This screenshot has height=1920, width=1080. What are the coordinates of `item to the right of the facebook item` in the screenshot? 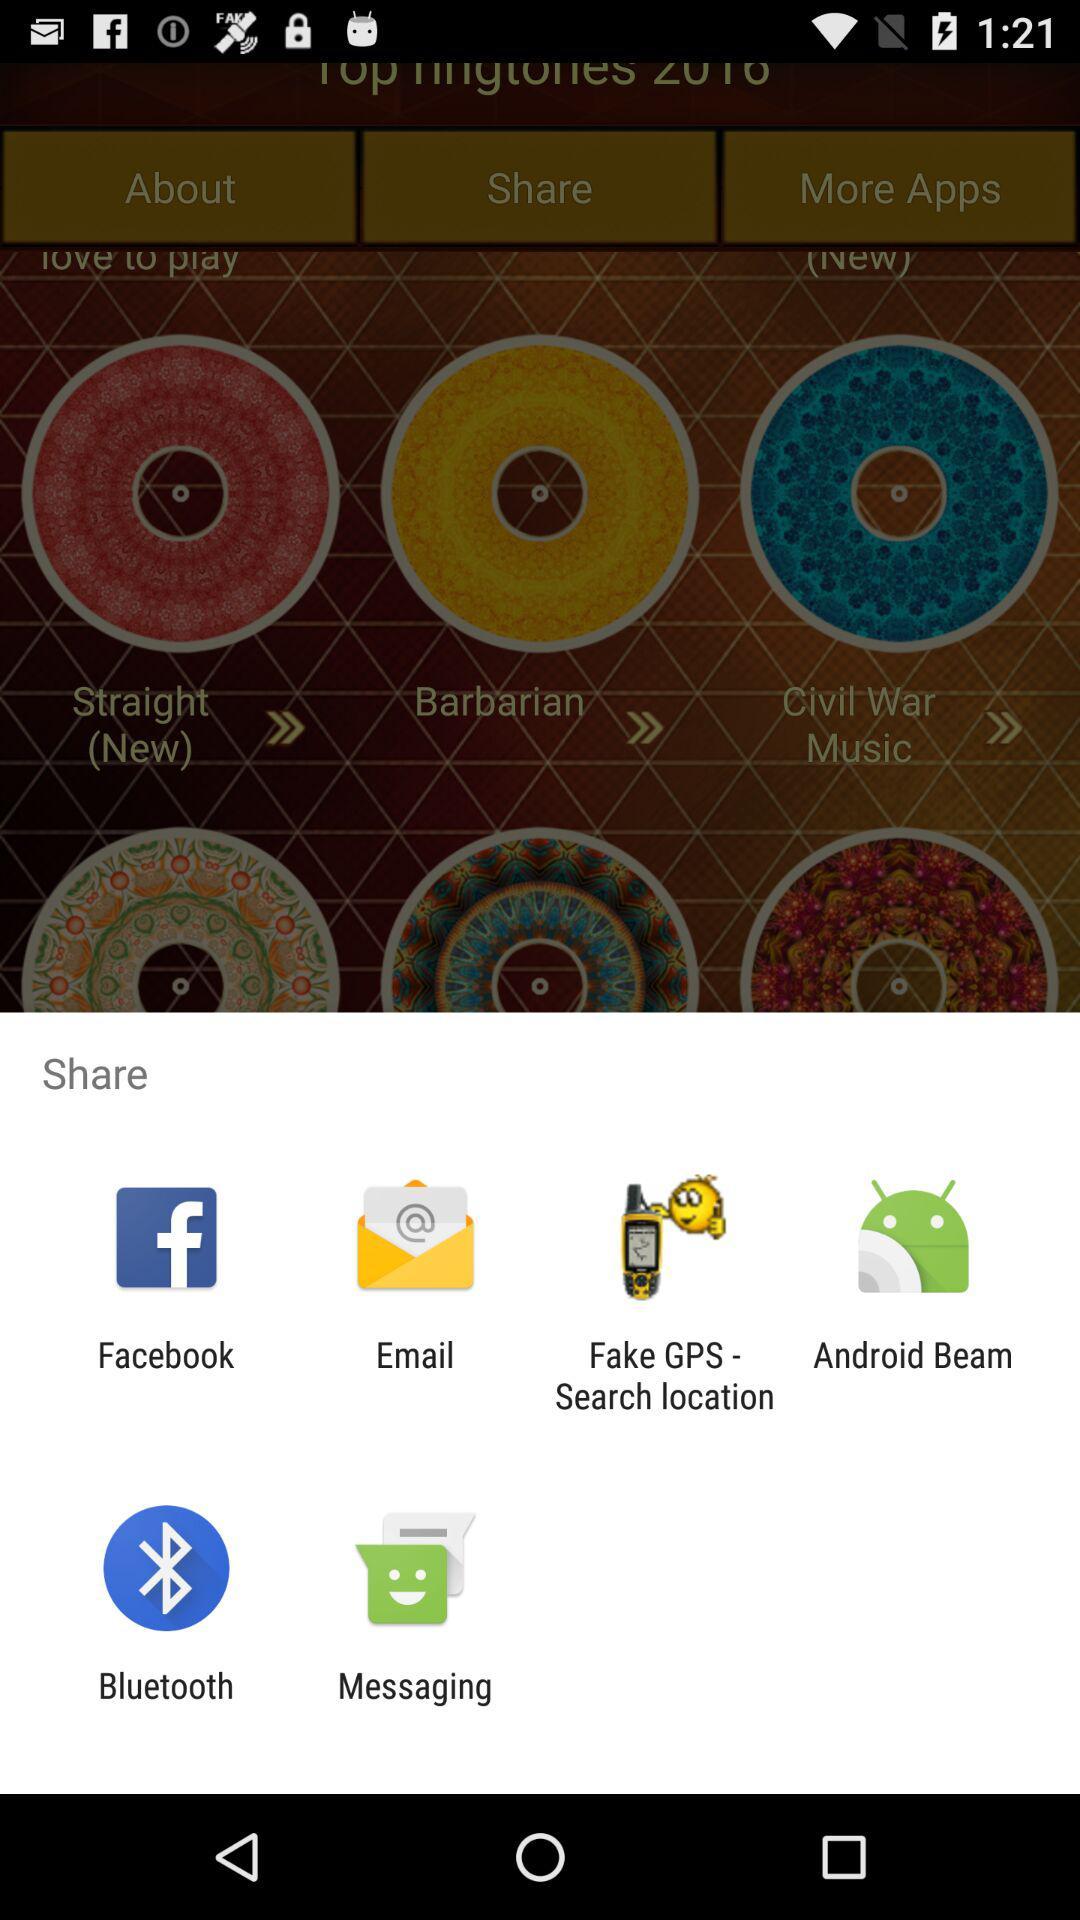 It's located at (414, 1374).